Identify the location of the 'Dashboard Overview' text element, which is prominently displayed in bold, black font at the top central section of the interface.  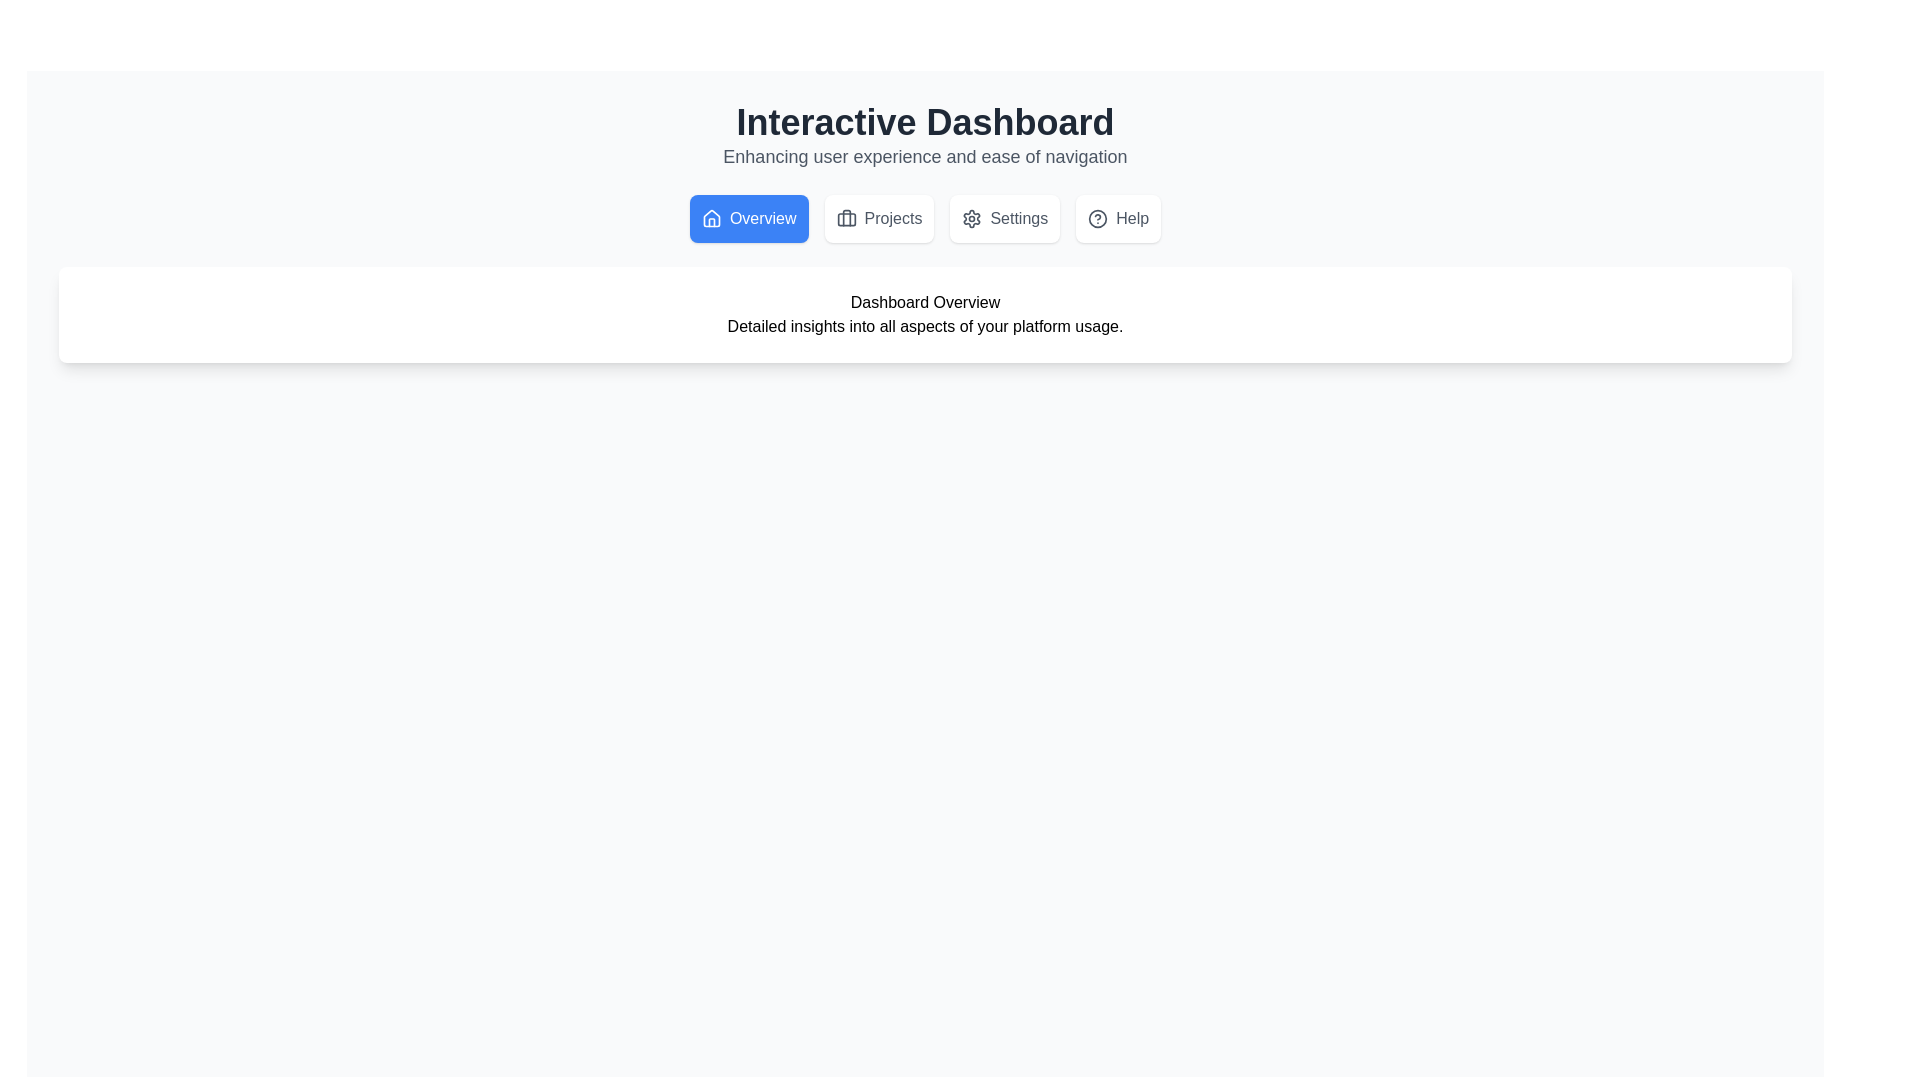
(924, 303).